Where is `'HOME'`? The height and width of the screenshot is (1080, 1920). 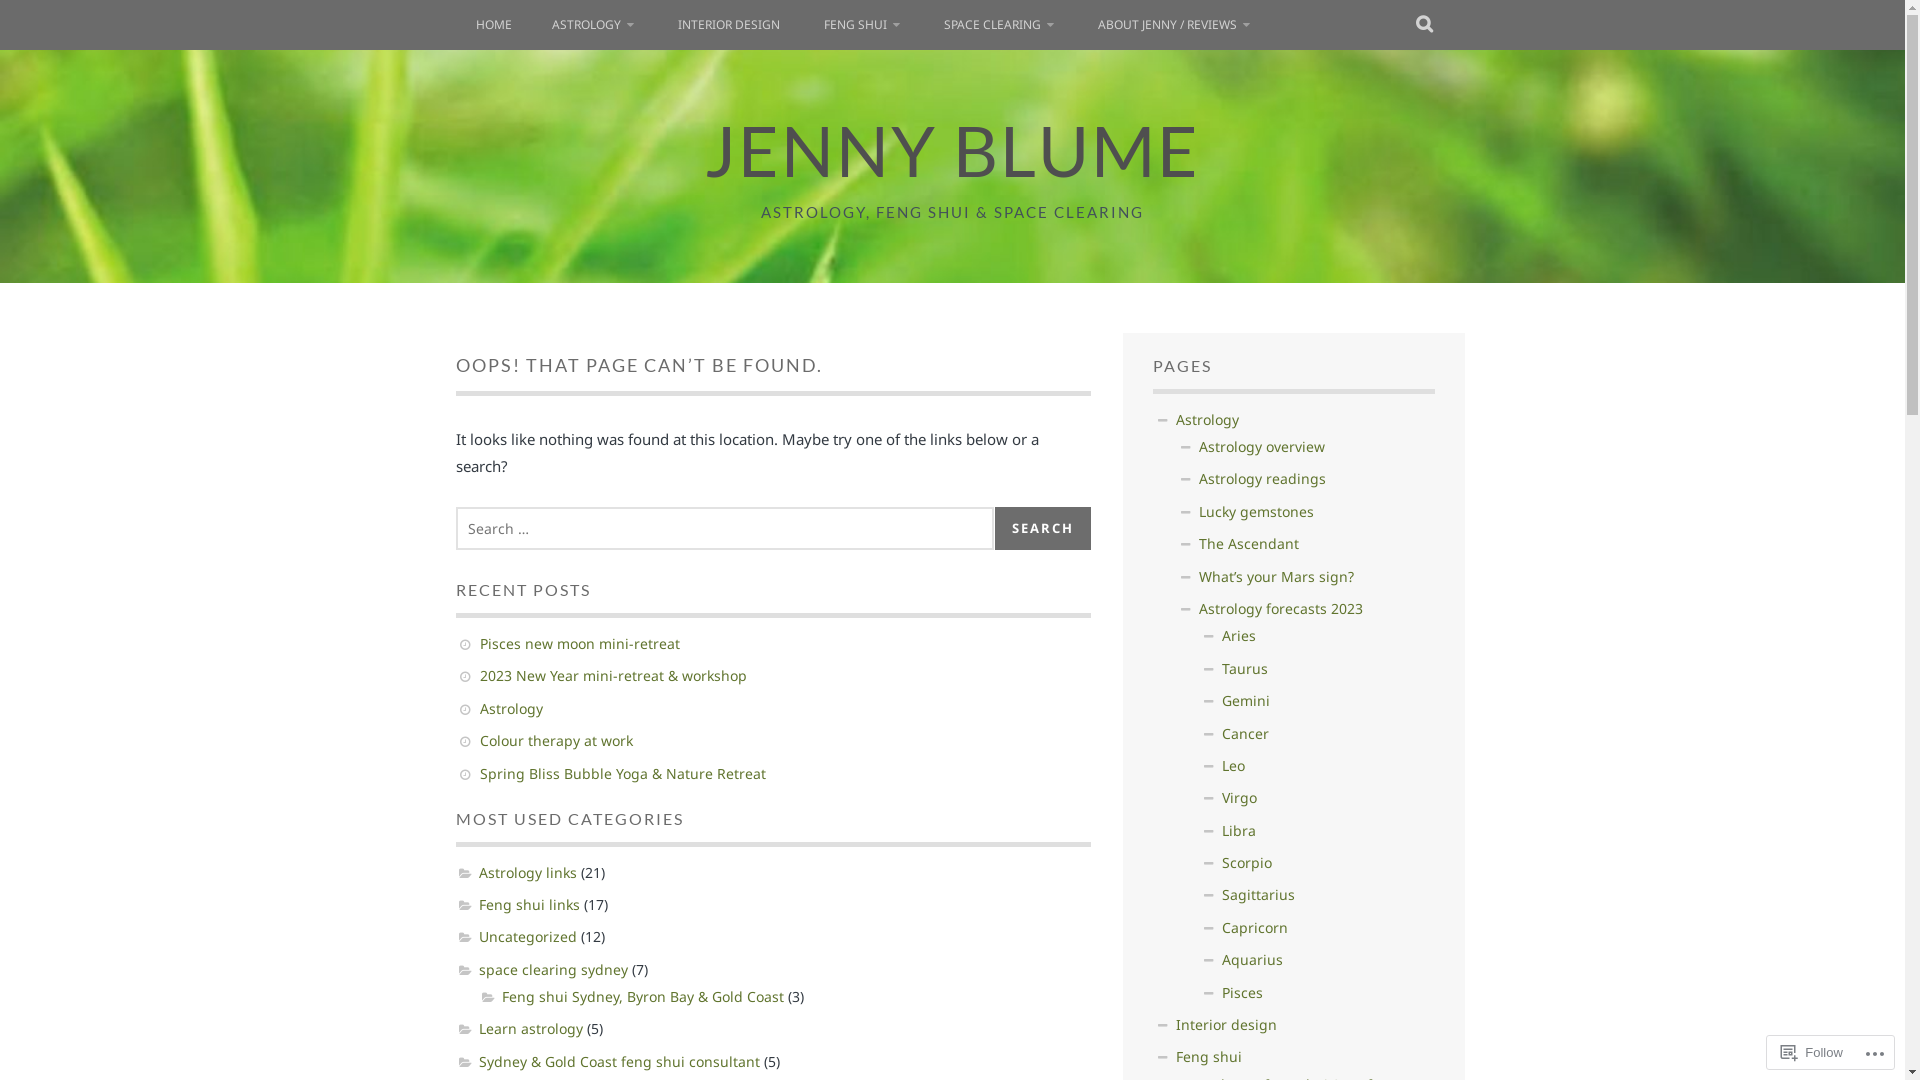 'HOME' is located at coordinates (494, 24).